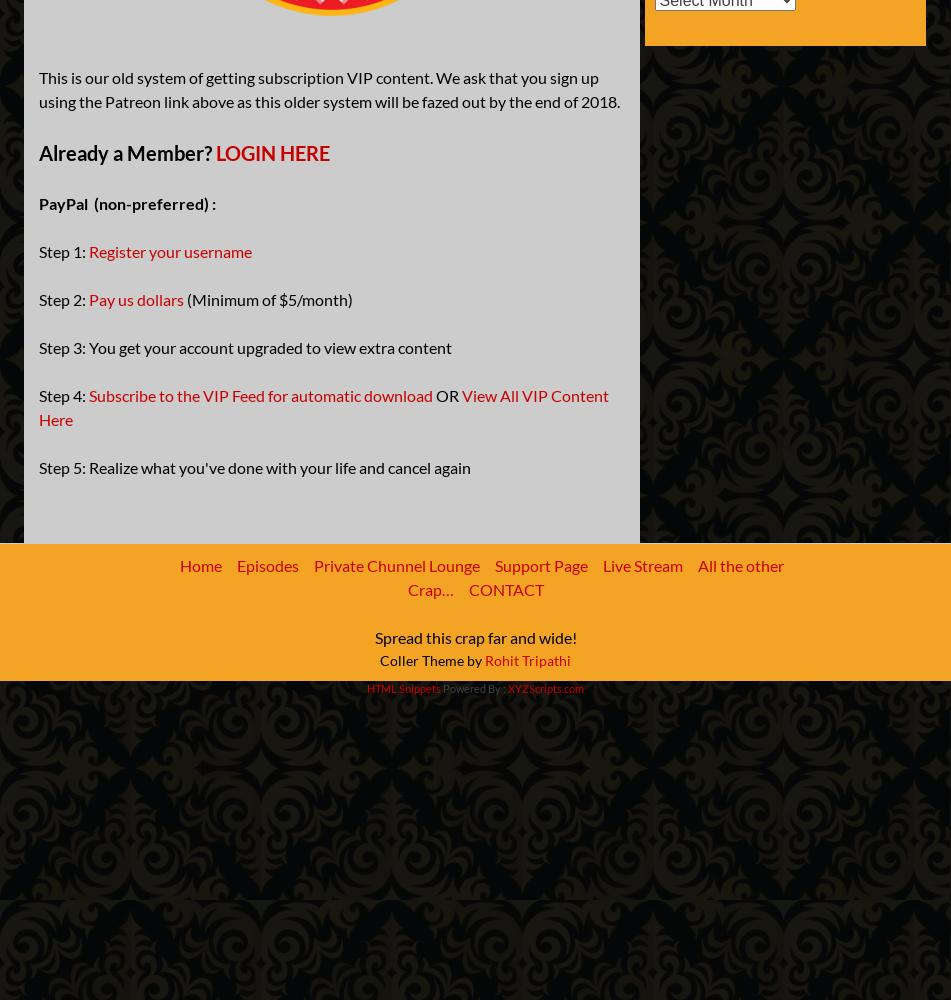  Describe the element at coordinates (267, 299) in the screenshot. I see `'(Minimum of $5/month)'` at that location.